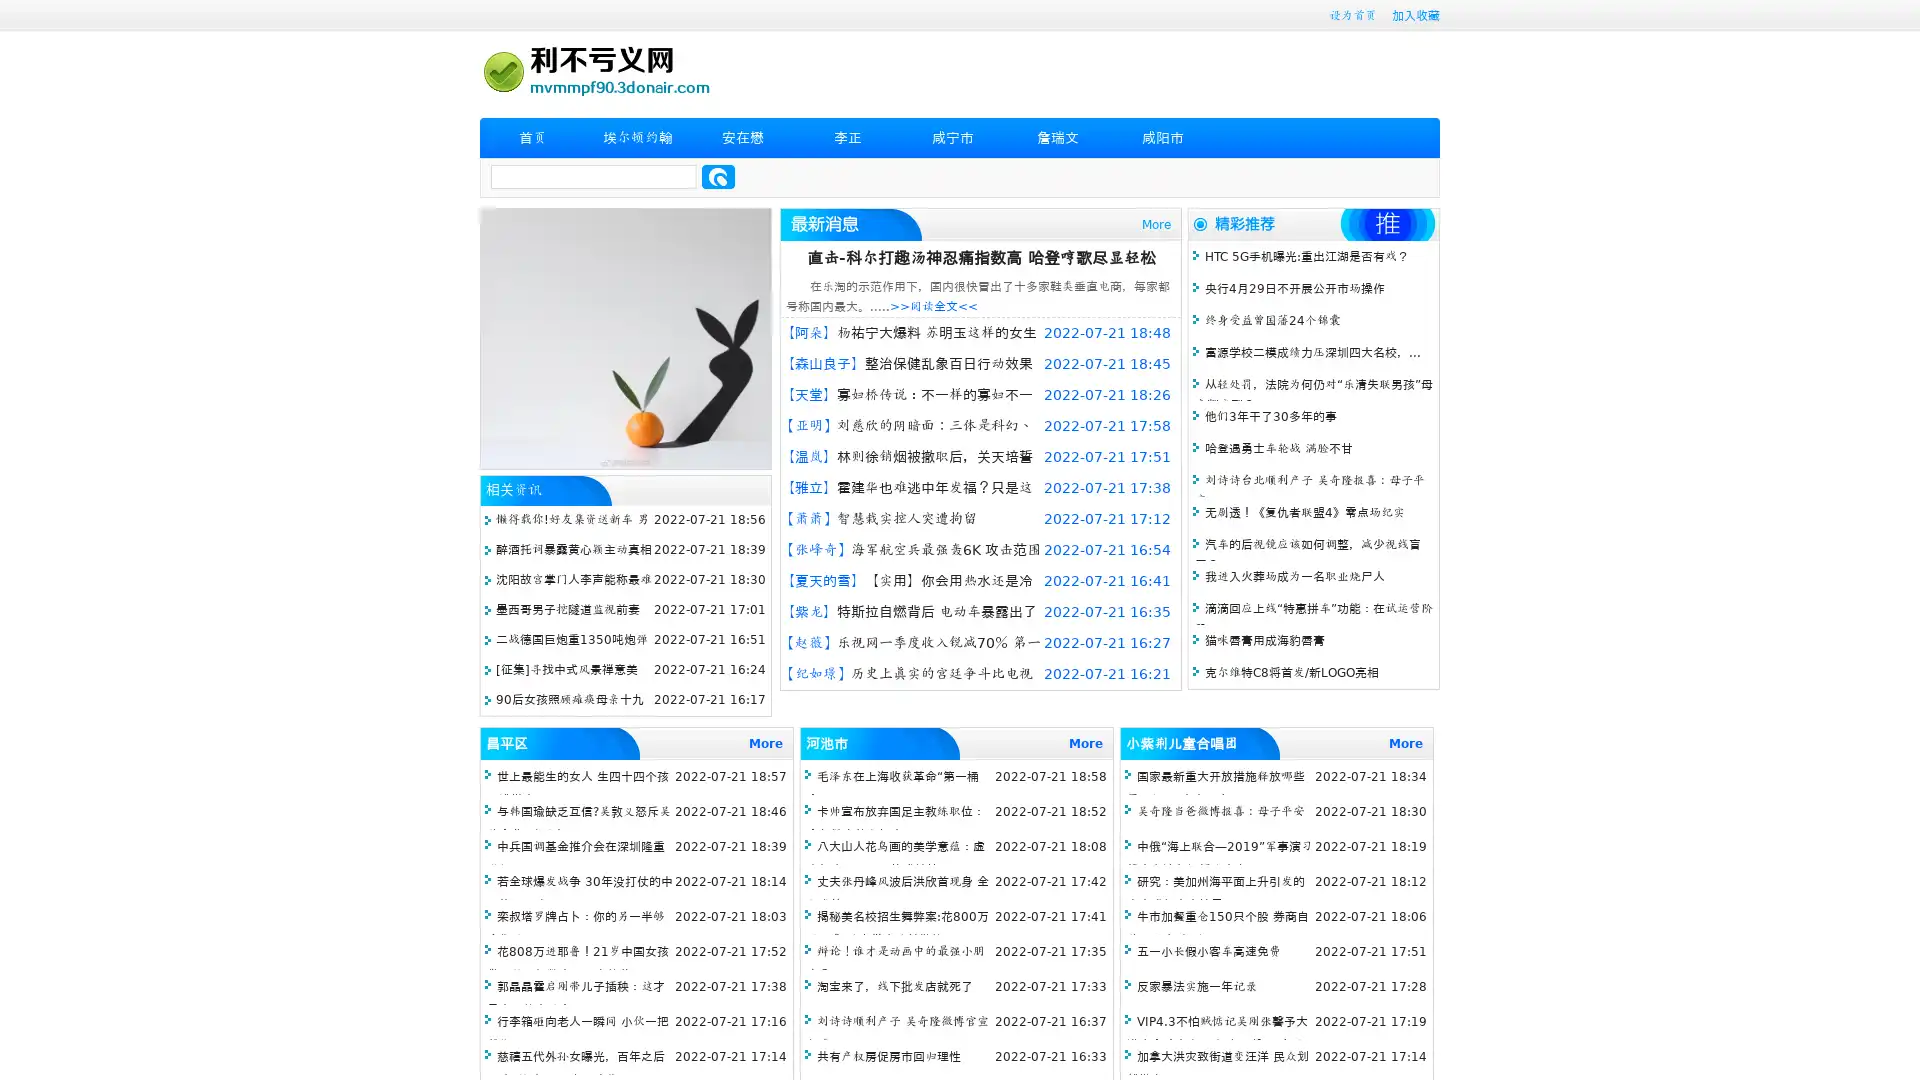 The image size is (1920, 1080). Describe the element at coordinates (718, 176) in the screenshot. I see `Search` at that location.